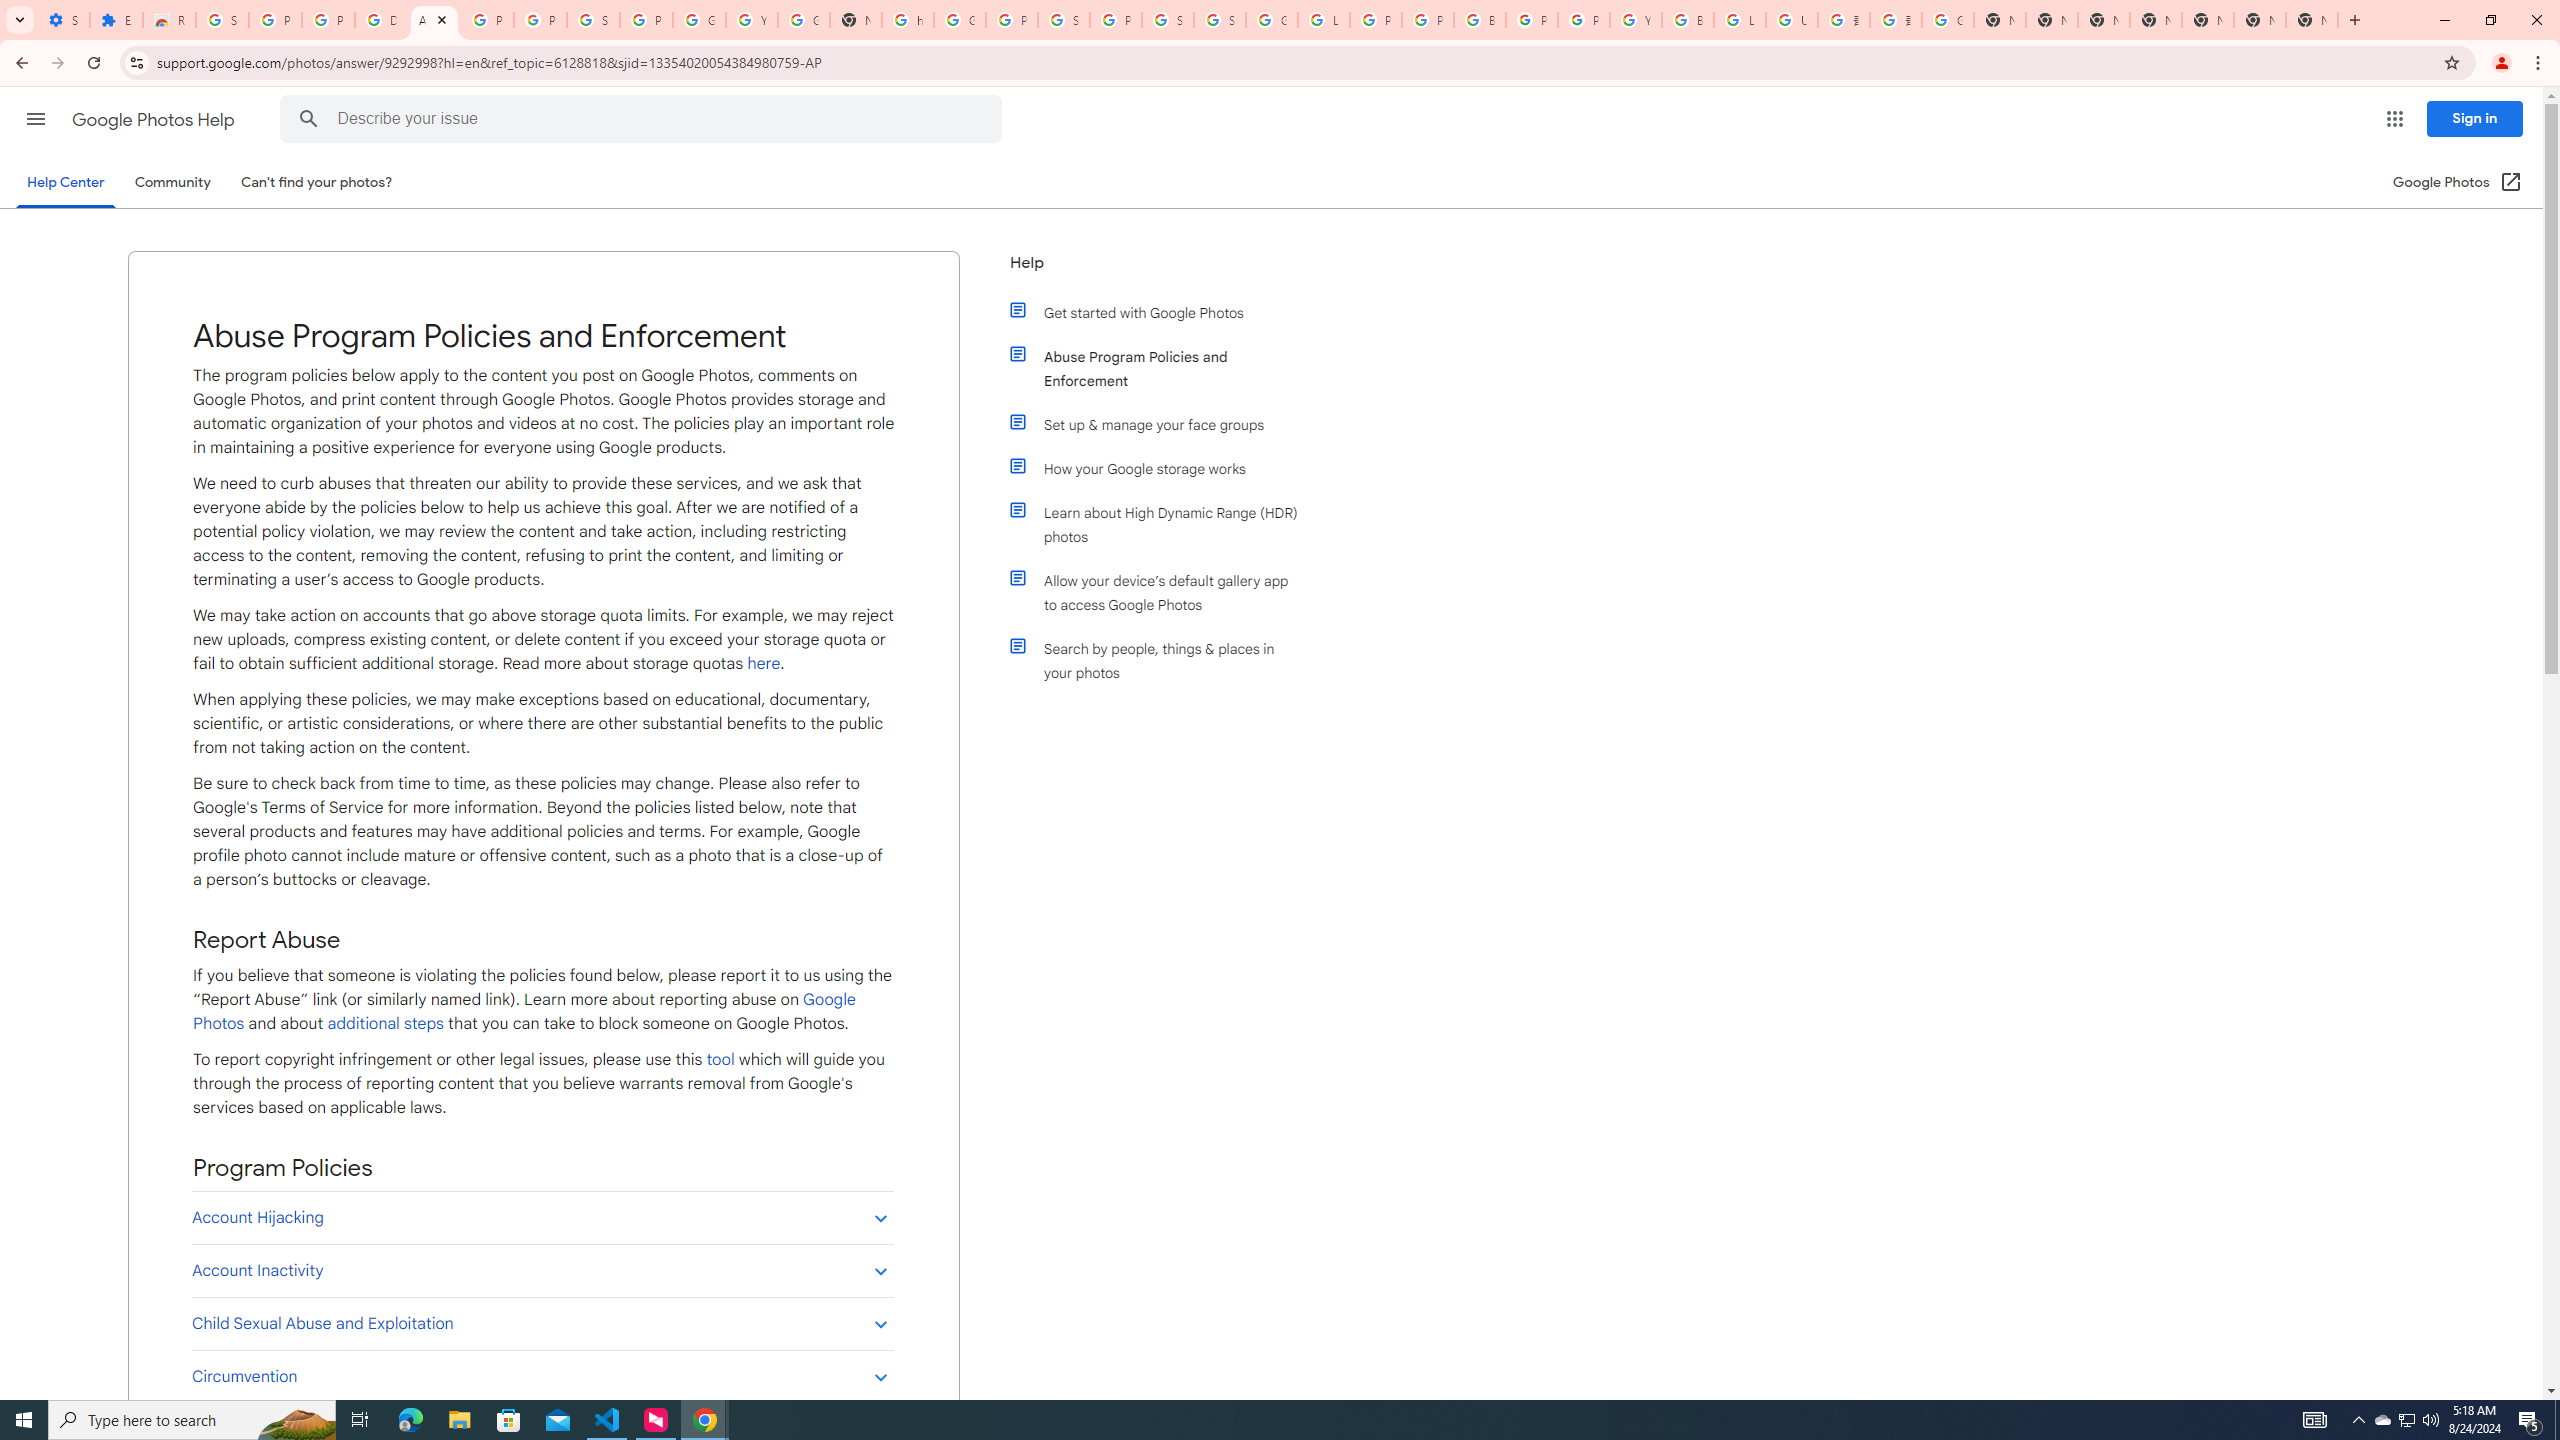  I want to click on 'Browse Chrome as a guest - Computer - Google Chrome Help', so click(1687, 19).